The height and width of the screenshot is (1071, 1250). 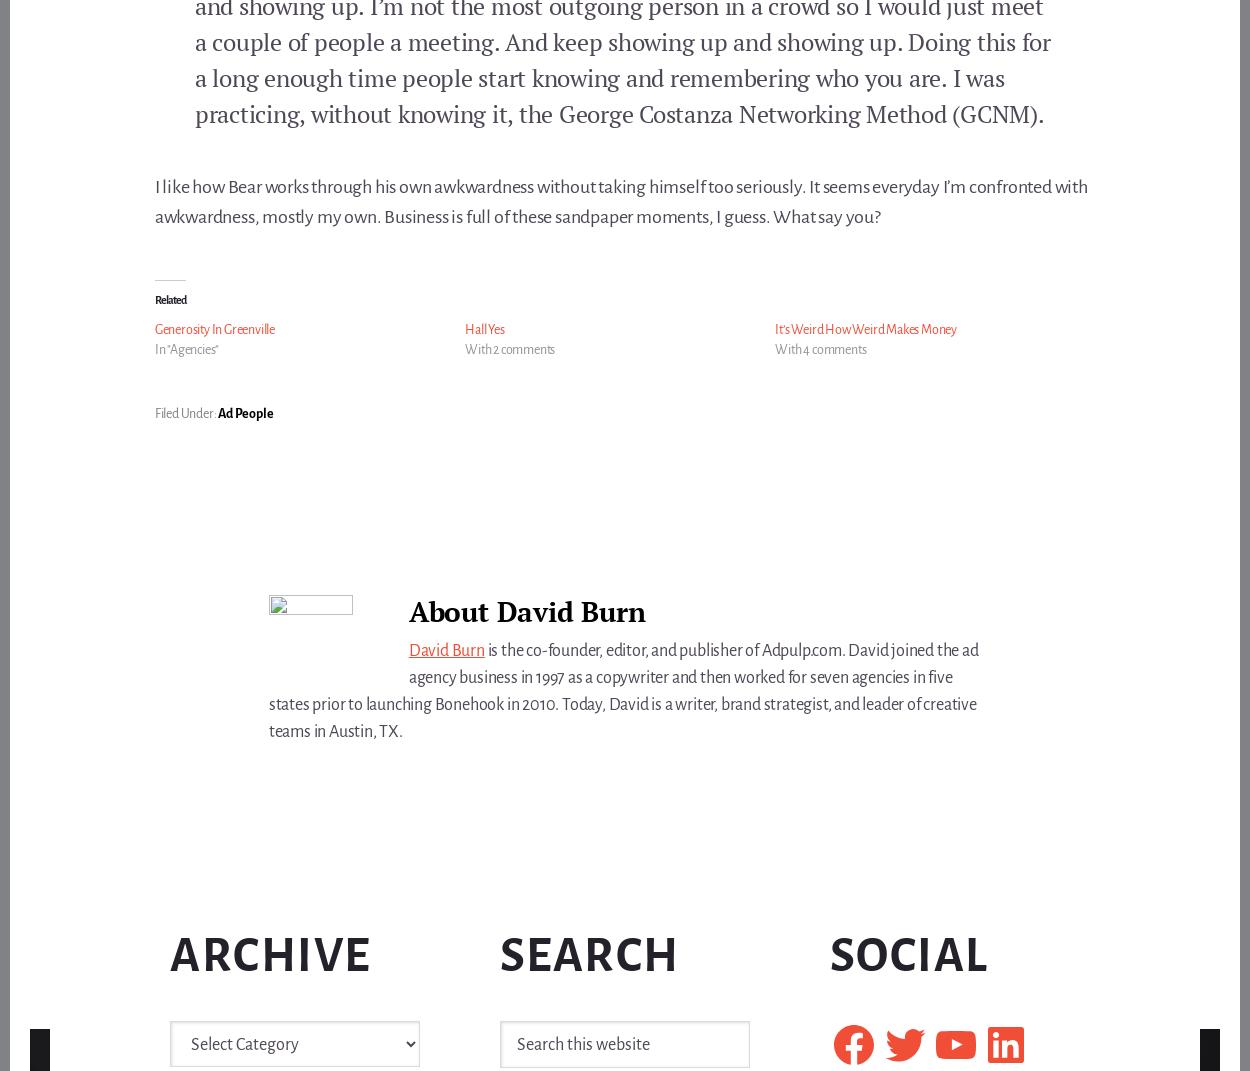 What do you see at coordinates (244, 412) in the screenshot?
I see `'Ad People'` at bounding box center [244, 412].